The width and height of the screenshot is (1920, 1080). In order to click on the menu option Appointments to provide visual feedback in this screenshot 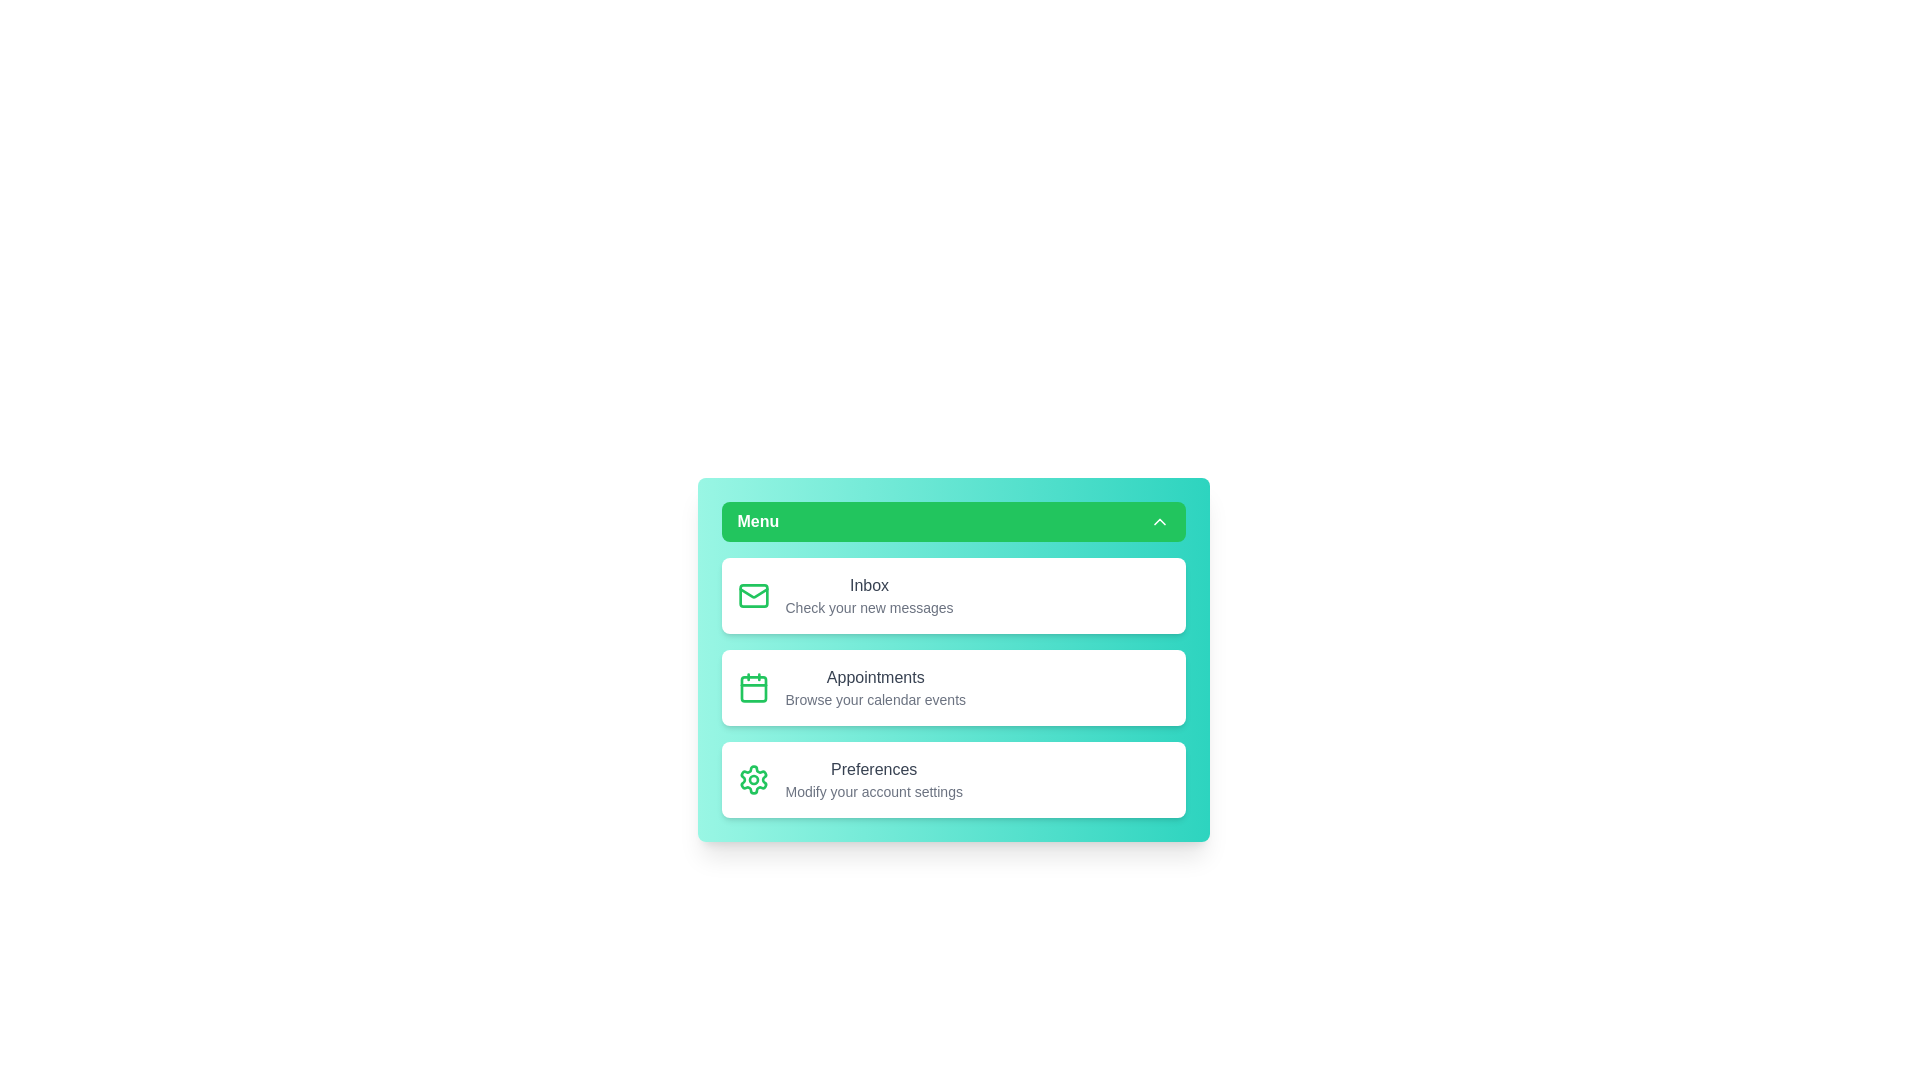, I will do `click(952, 686)`.